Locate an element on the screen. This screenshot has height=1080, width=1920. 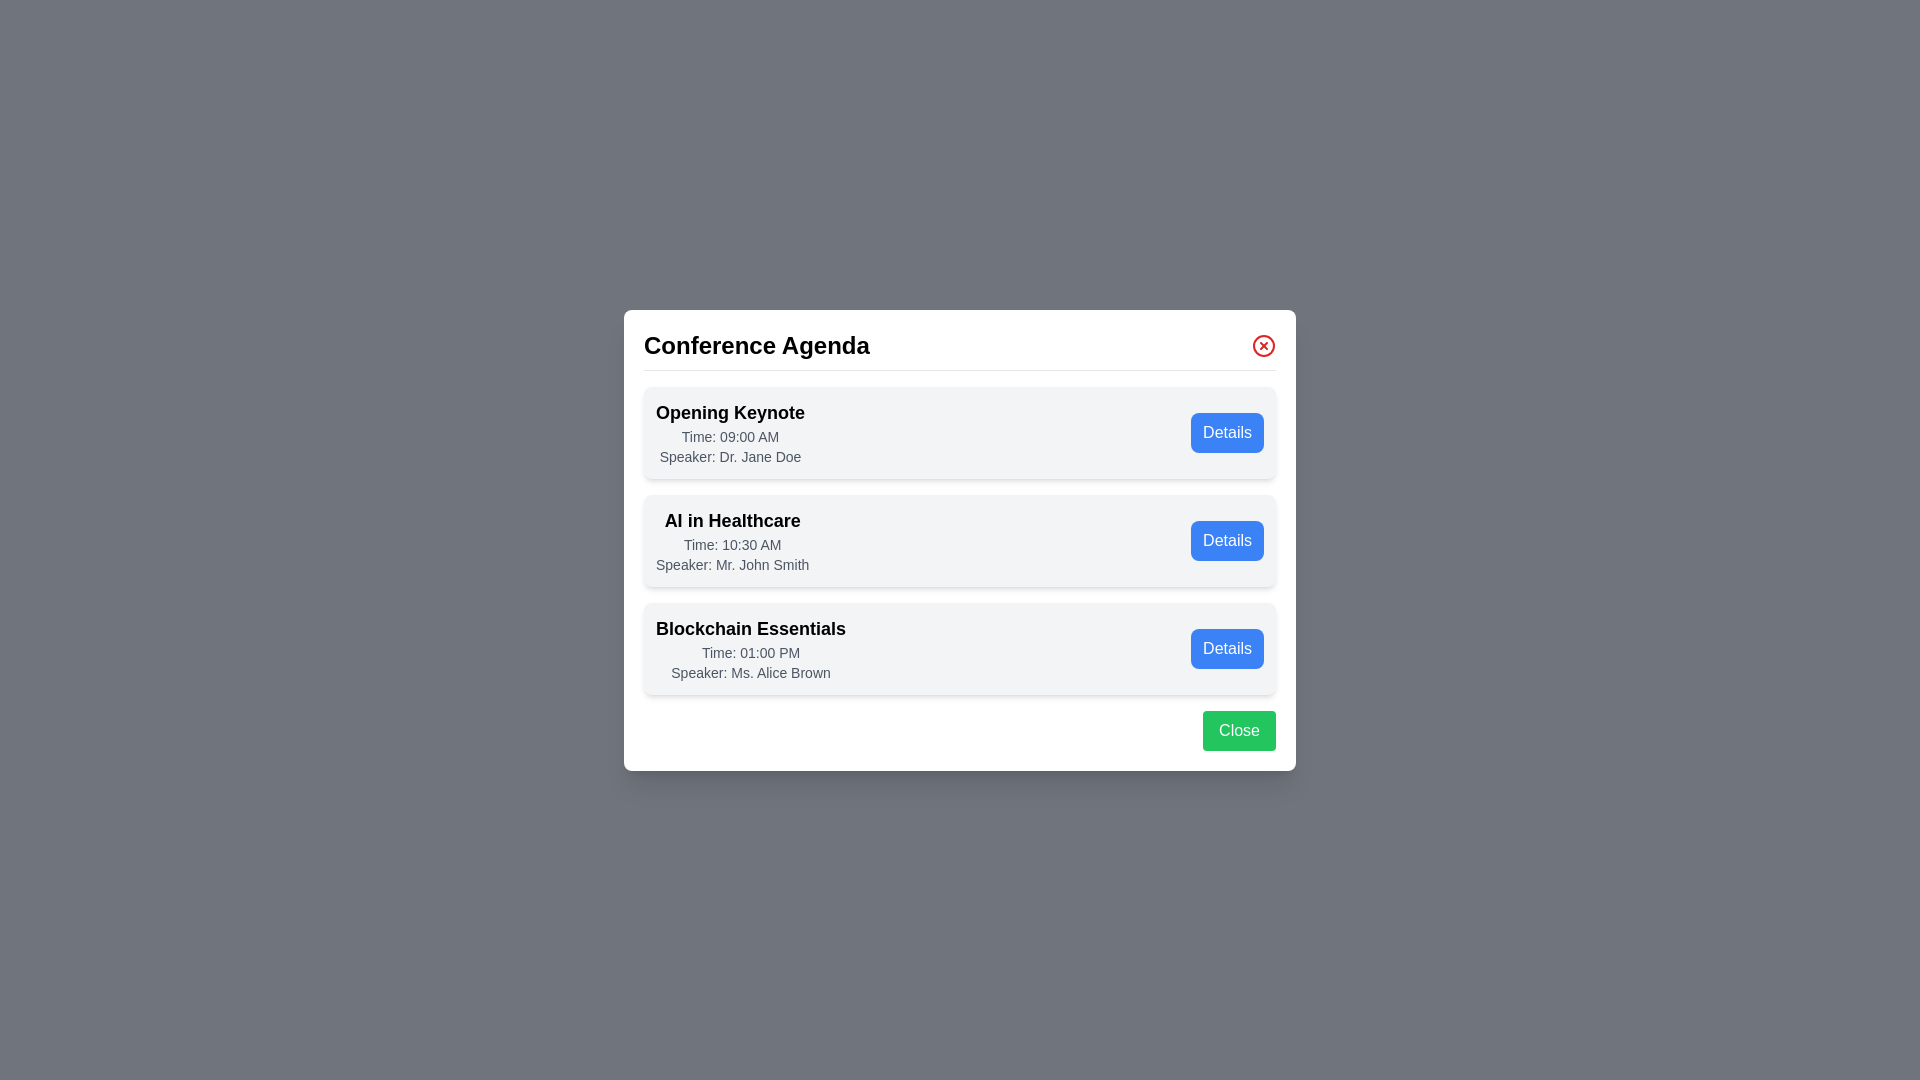
the agenda item Blockchain Essentials to observe its hover effect is located at coordinates (960, 648).